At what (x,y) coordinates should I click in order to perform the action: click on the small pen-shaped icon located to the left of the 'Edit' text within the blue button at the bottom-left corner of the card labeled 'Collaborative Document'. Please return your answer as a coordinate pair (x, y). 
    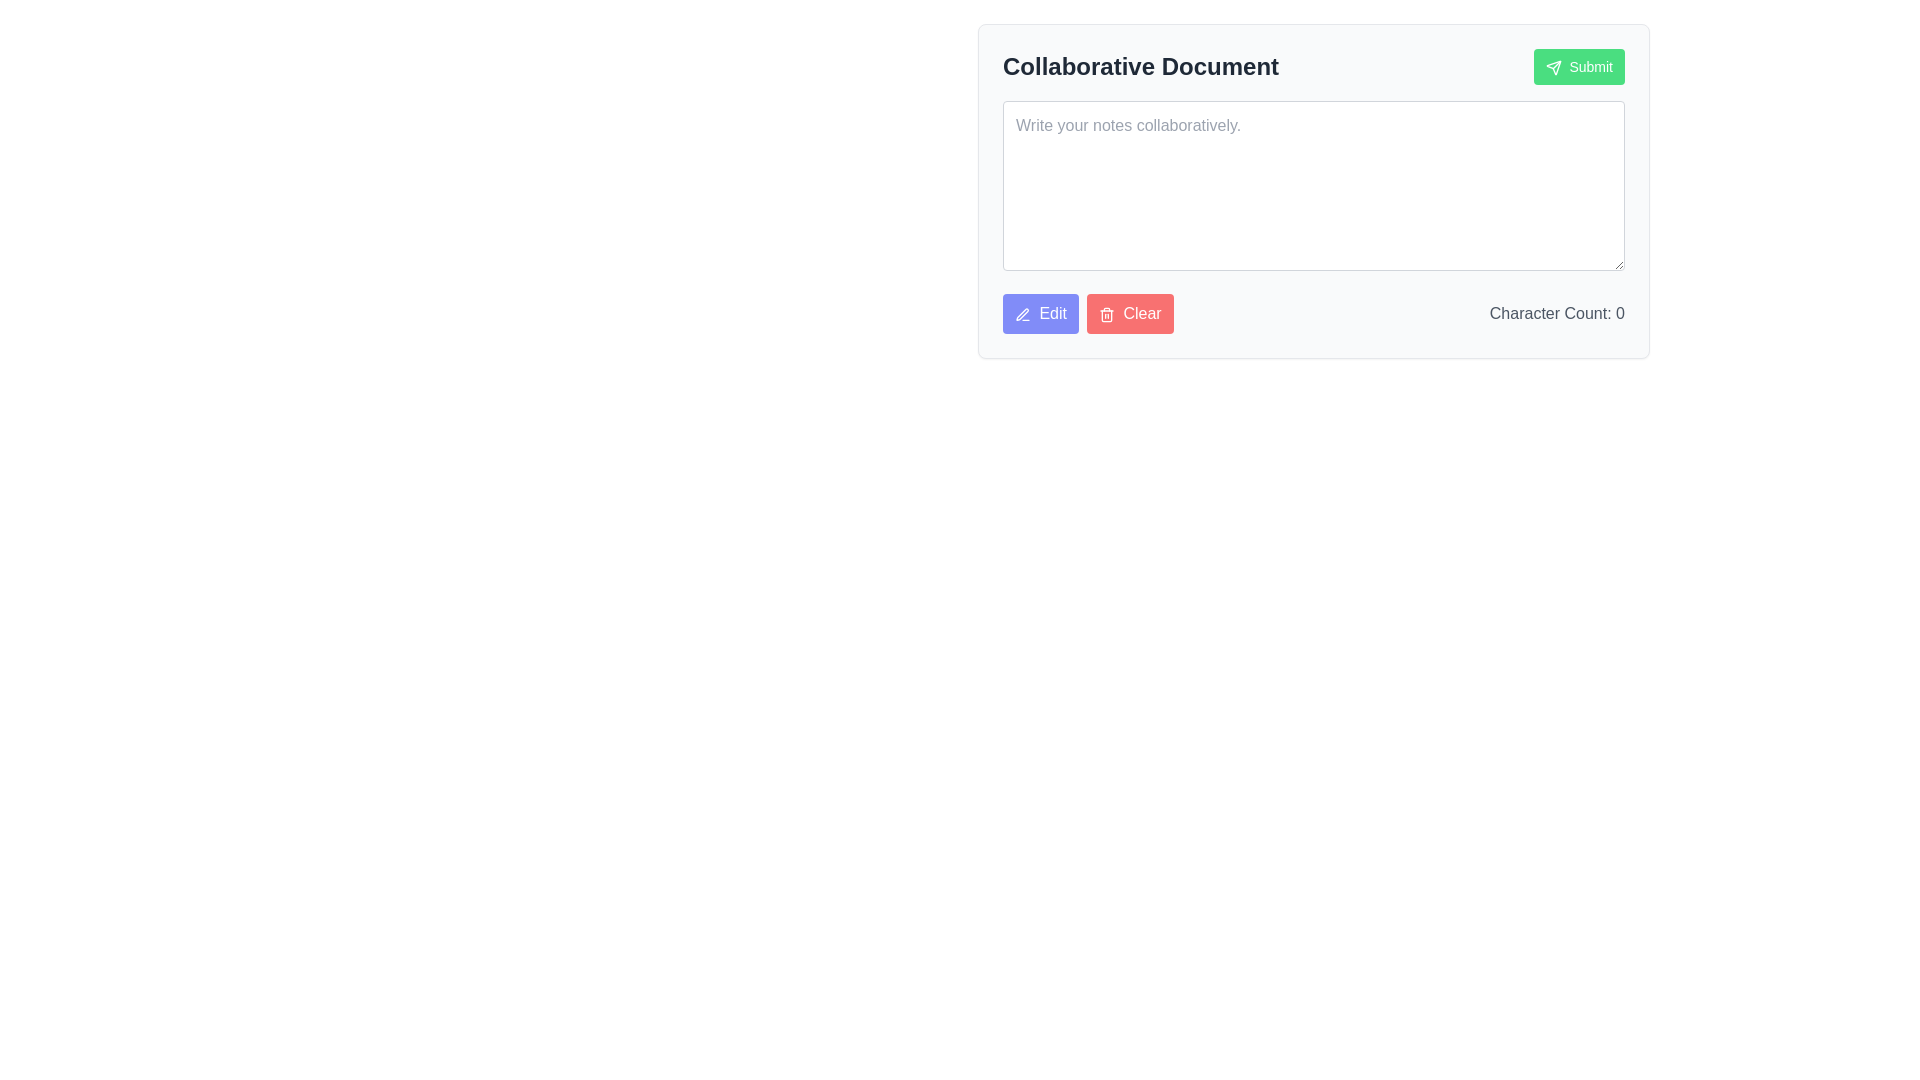
    Looking at the image, I should click on (1022, 313).